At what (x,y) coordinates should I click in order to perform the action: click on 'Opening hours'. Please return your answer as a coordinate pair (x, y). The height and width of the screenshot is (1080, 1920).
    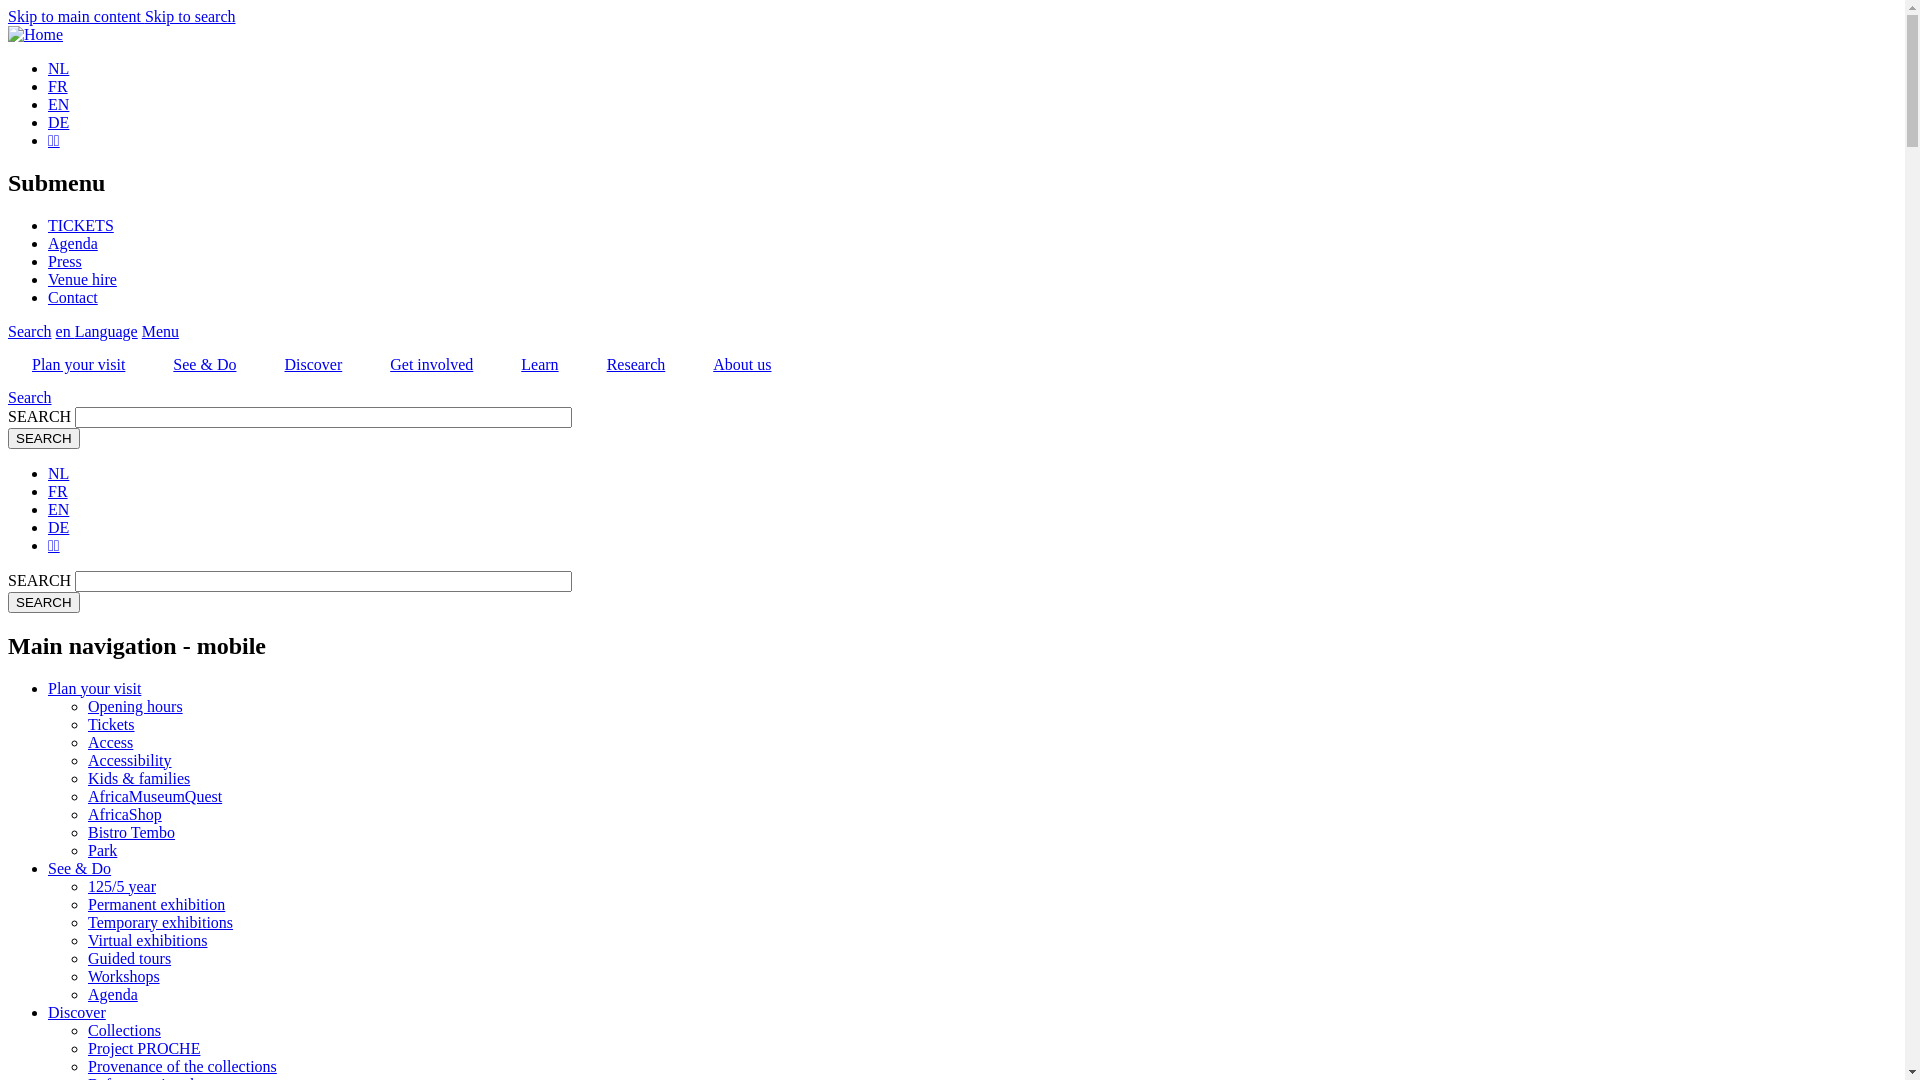
    Looking at the image, I should click on (86, 705).